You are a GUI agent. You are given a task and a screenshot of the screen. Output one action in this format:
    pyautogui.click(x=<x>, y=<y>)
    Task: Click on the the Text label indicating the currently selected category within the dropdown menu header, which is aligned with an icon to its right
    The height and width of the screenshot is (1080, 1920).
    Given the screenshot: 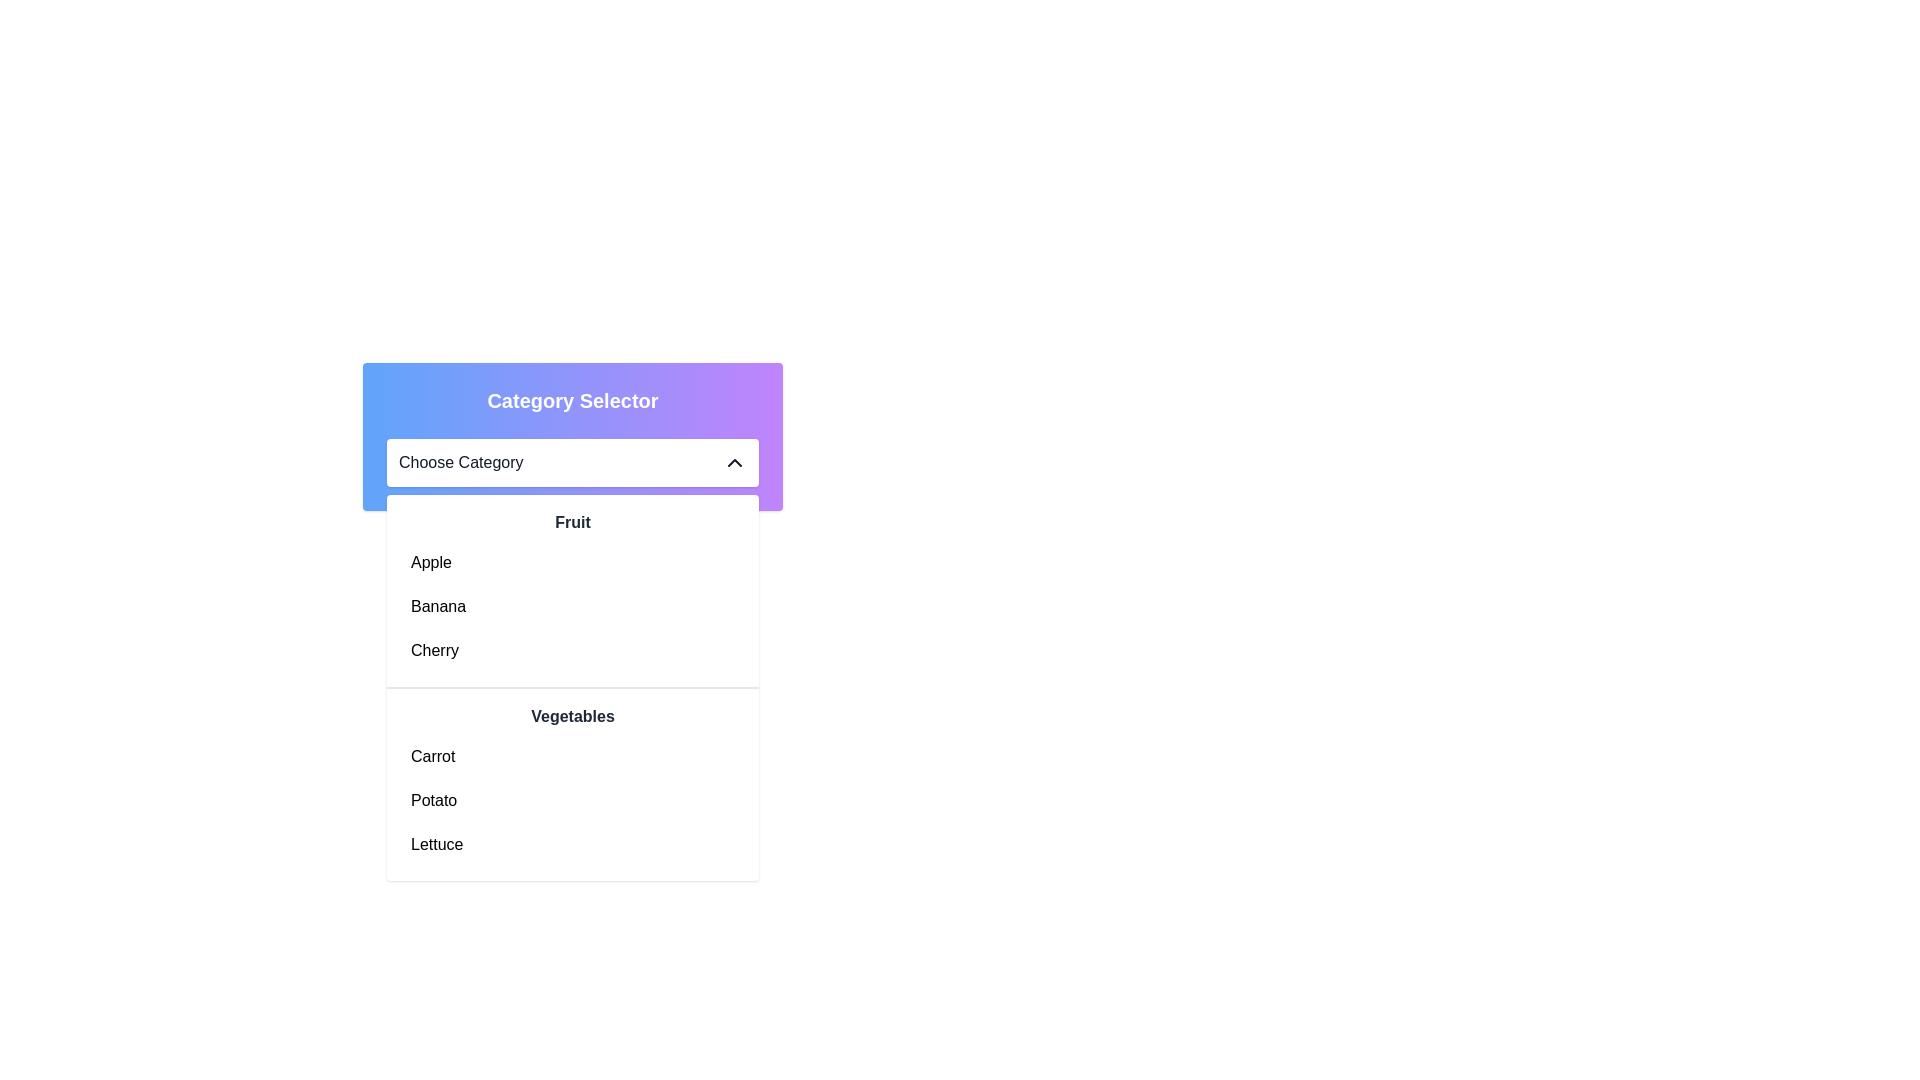 What is the action you would take?
    pyautogui.click(x=459, y=462)
    